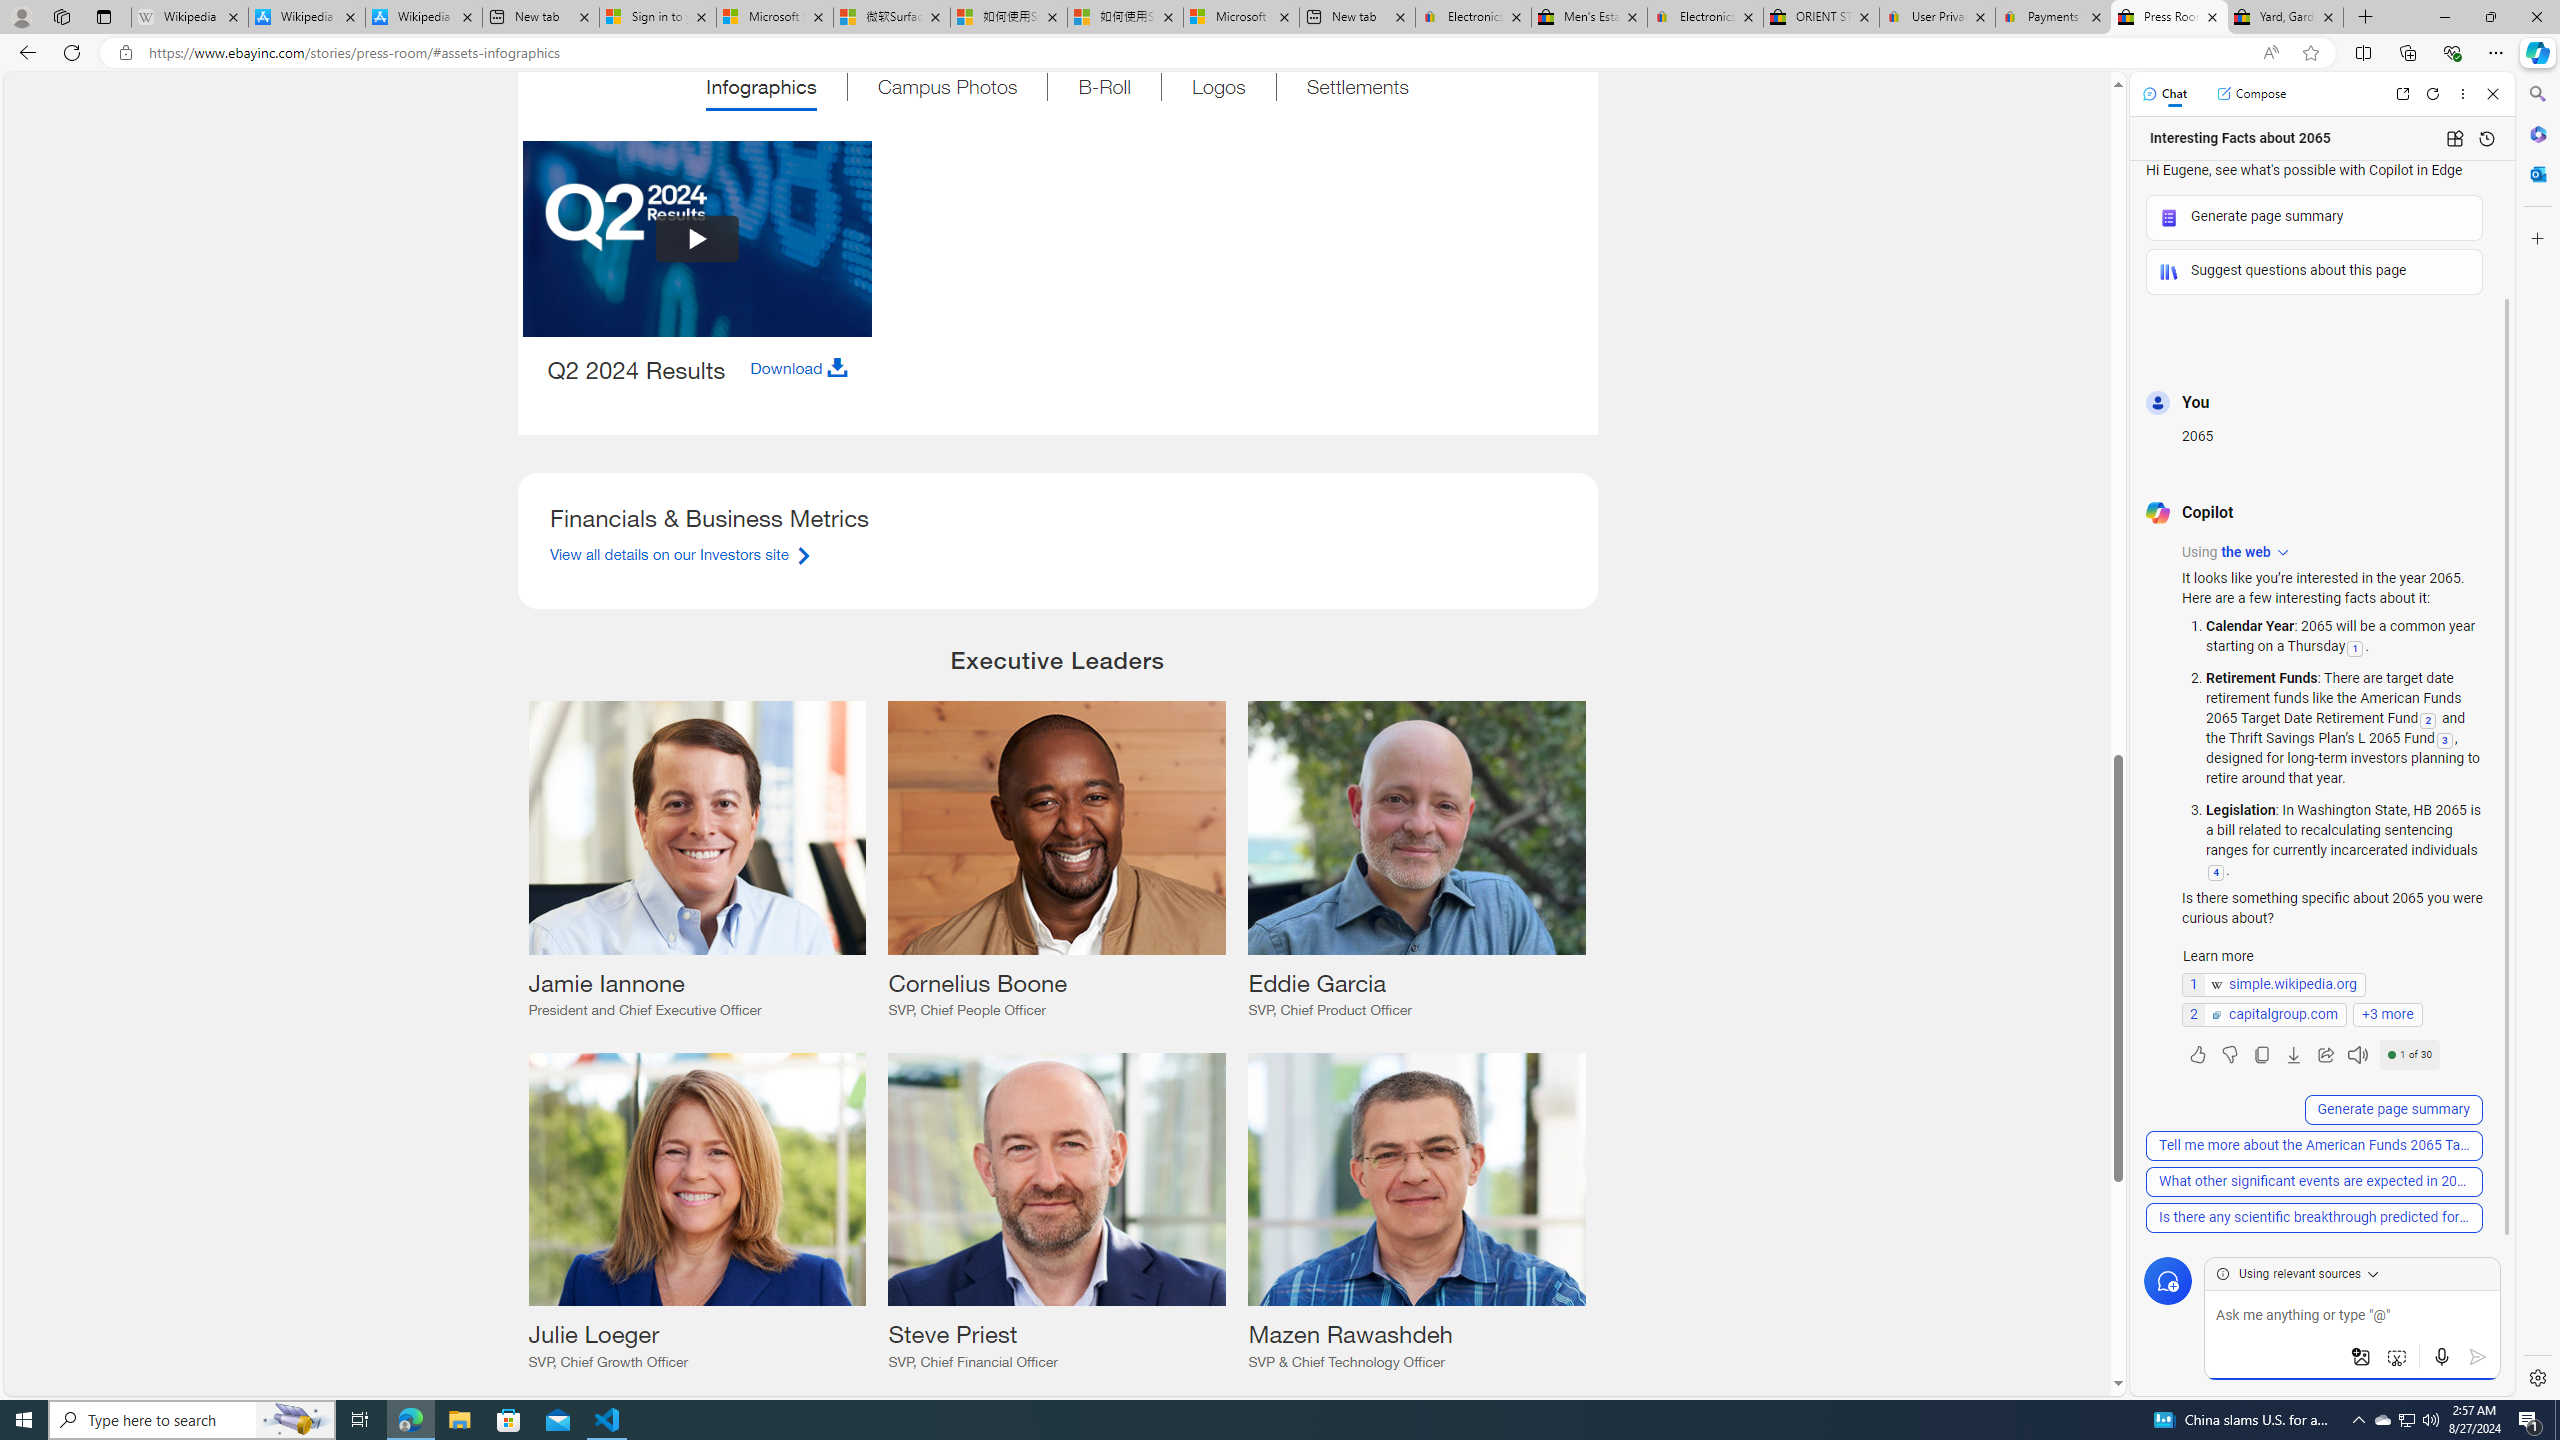 Image resolution: width=2560 pixels, height=1440 pixels. I want to click on 'Sign in to your Microsoft account', so click(656, 16).